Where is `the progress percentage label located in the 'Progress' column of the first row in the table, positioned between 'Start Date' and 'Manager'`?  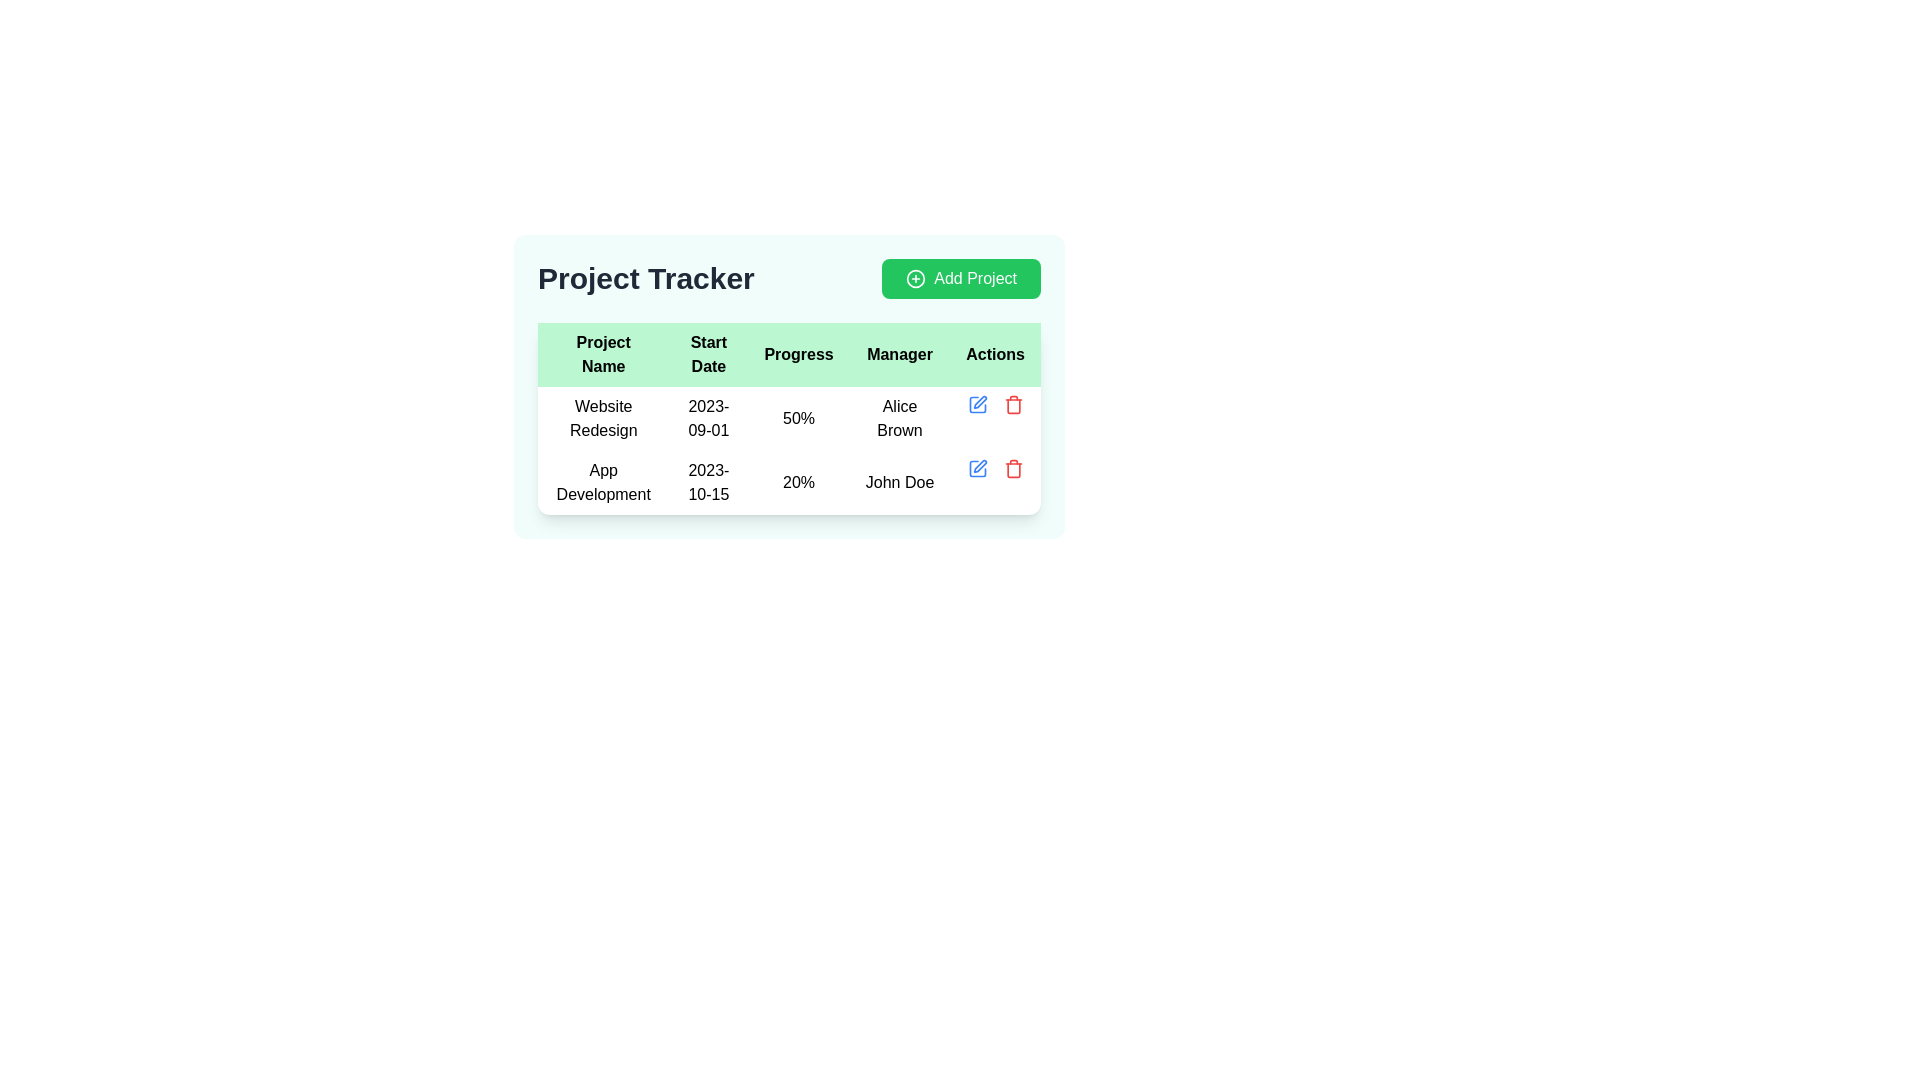
the progress percentage label located in the 'Progress' column of the first row in the table, positioned between 'Start Date' and 'Manager' is located at coordinates (798, 418).